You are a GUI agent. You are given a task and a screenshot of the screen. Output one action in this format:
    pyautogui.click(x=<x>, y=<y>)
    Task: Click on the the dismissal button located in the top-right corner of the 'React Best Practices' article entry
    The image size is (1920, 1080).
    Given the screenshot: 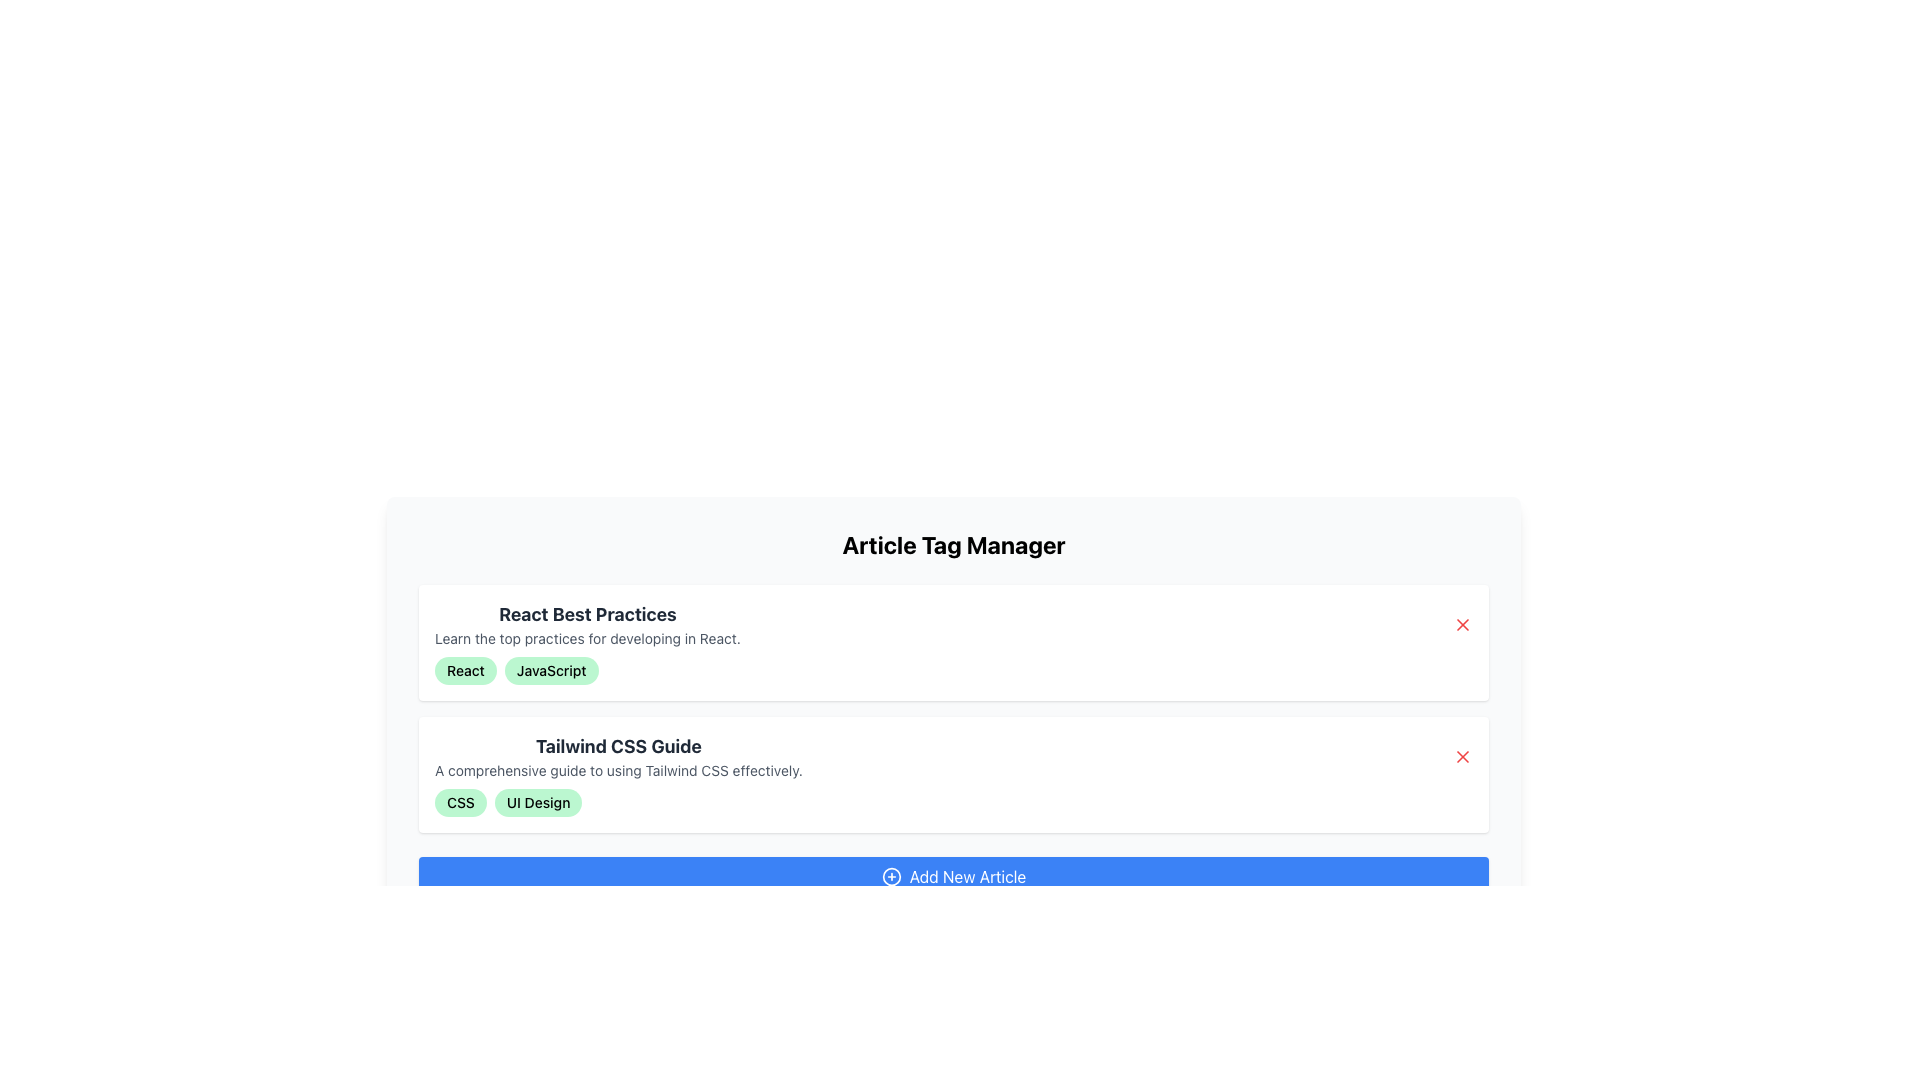 What is the action you would take?
    pyautogui.click(x=1463, y=623)
    